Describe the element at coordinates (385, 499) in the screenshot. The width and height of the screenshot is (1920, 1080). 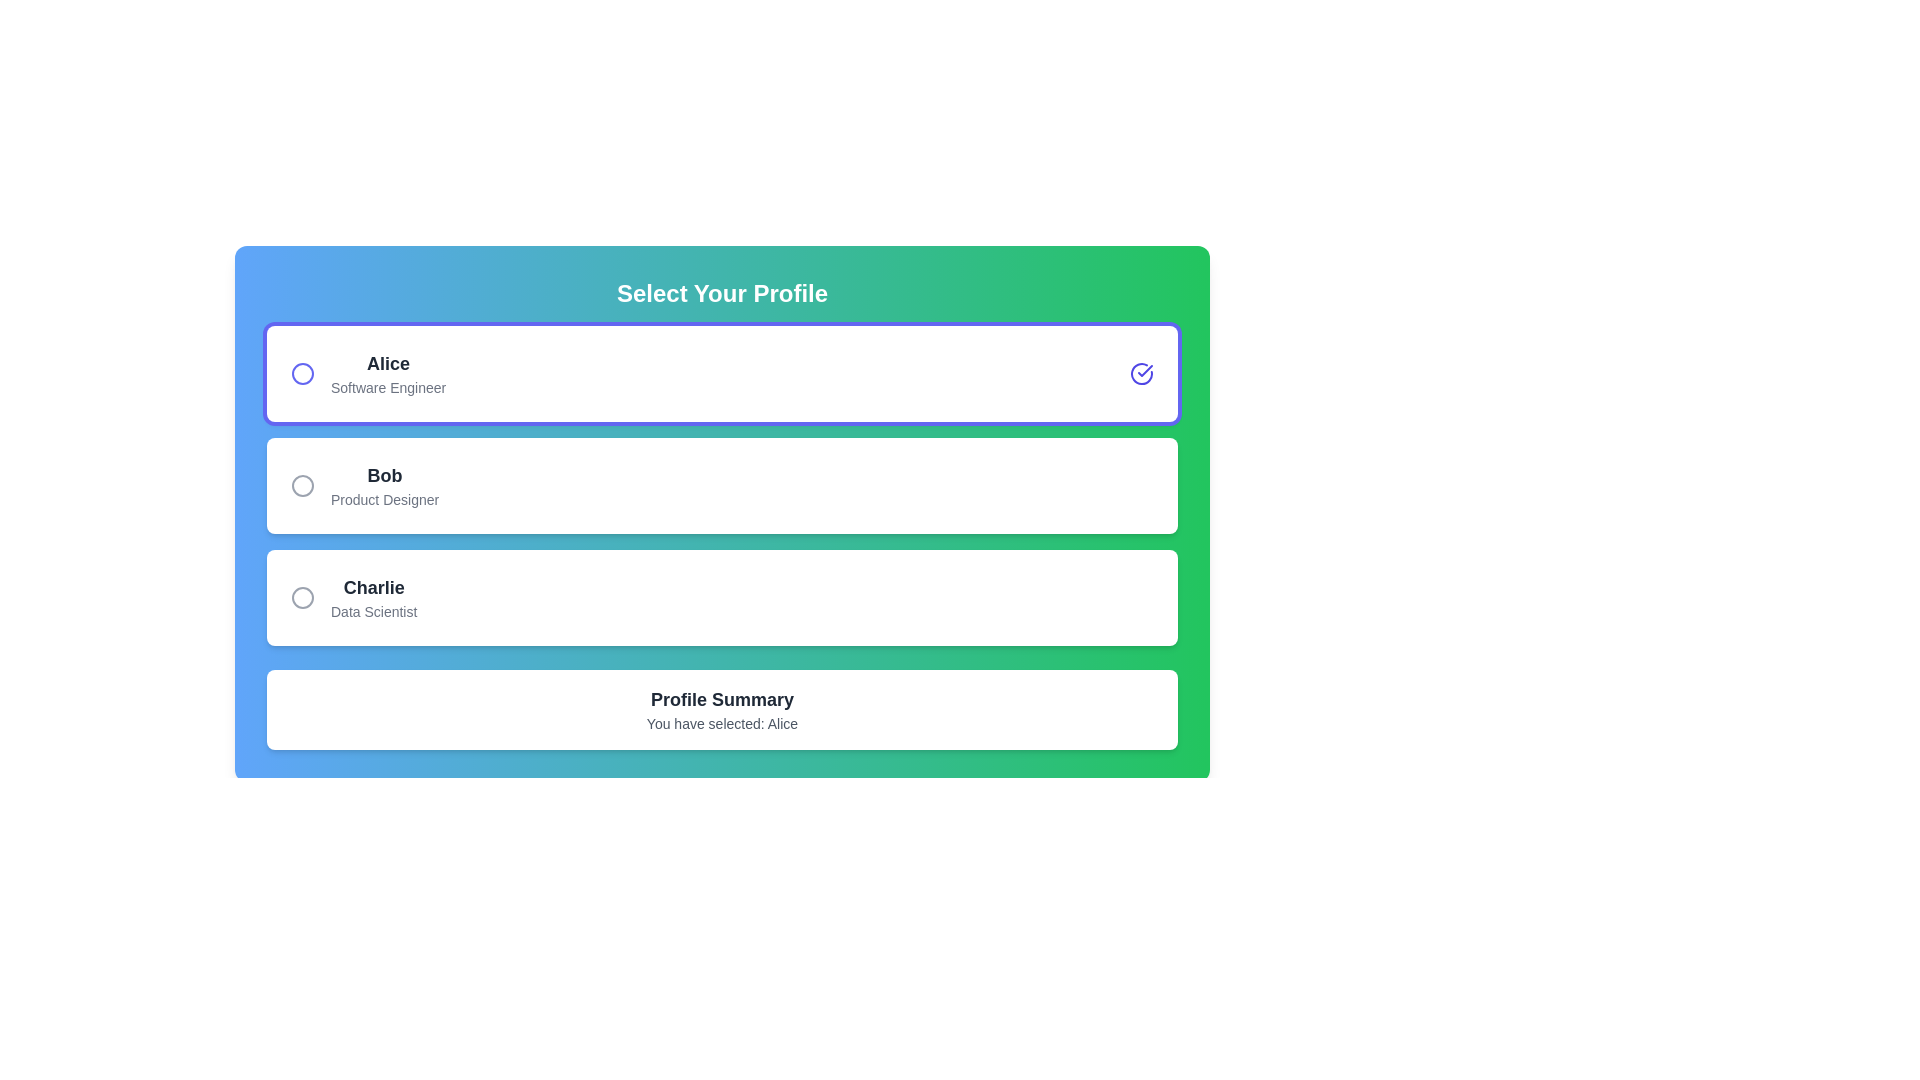
I see `the job title label associated with the 'Bob' profile option, which is located directly below the 'Bob' name label within the 'Bob' profile card` at that location.